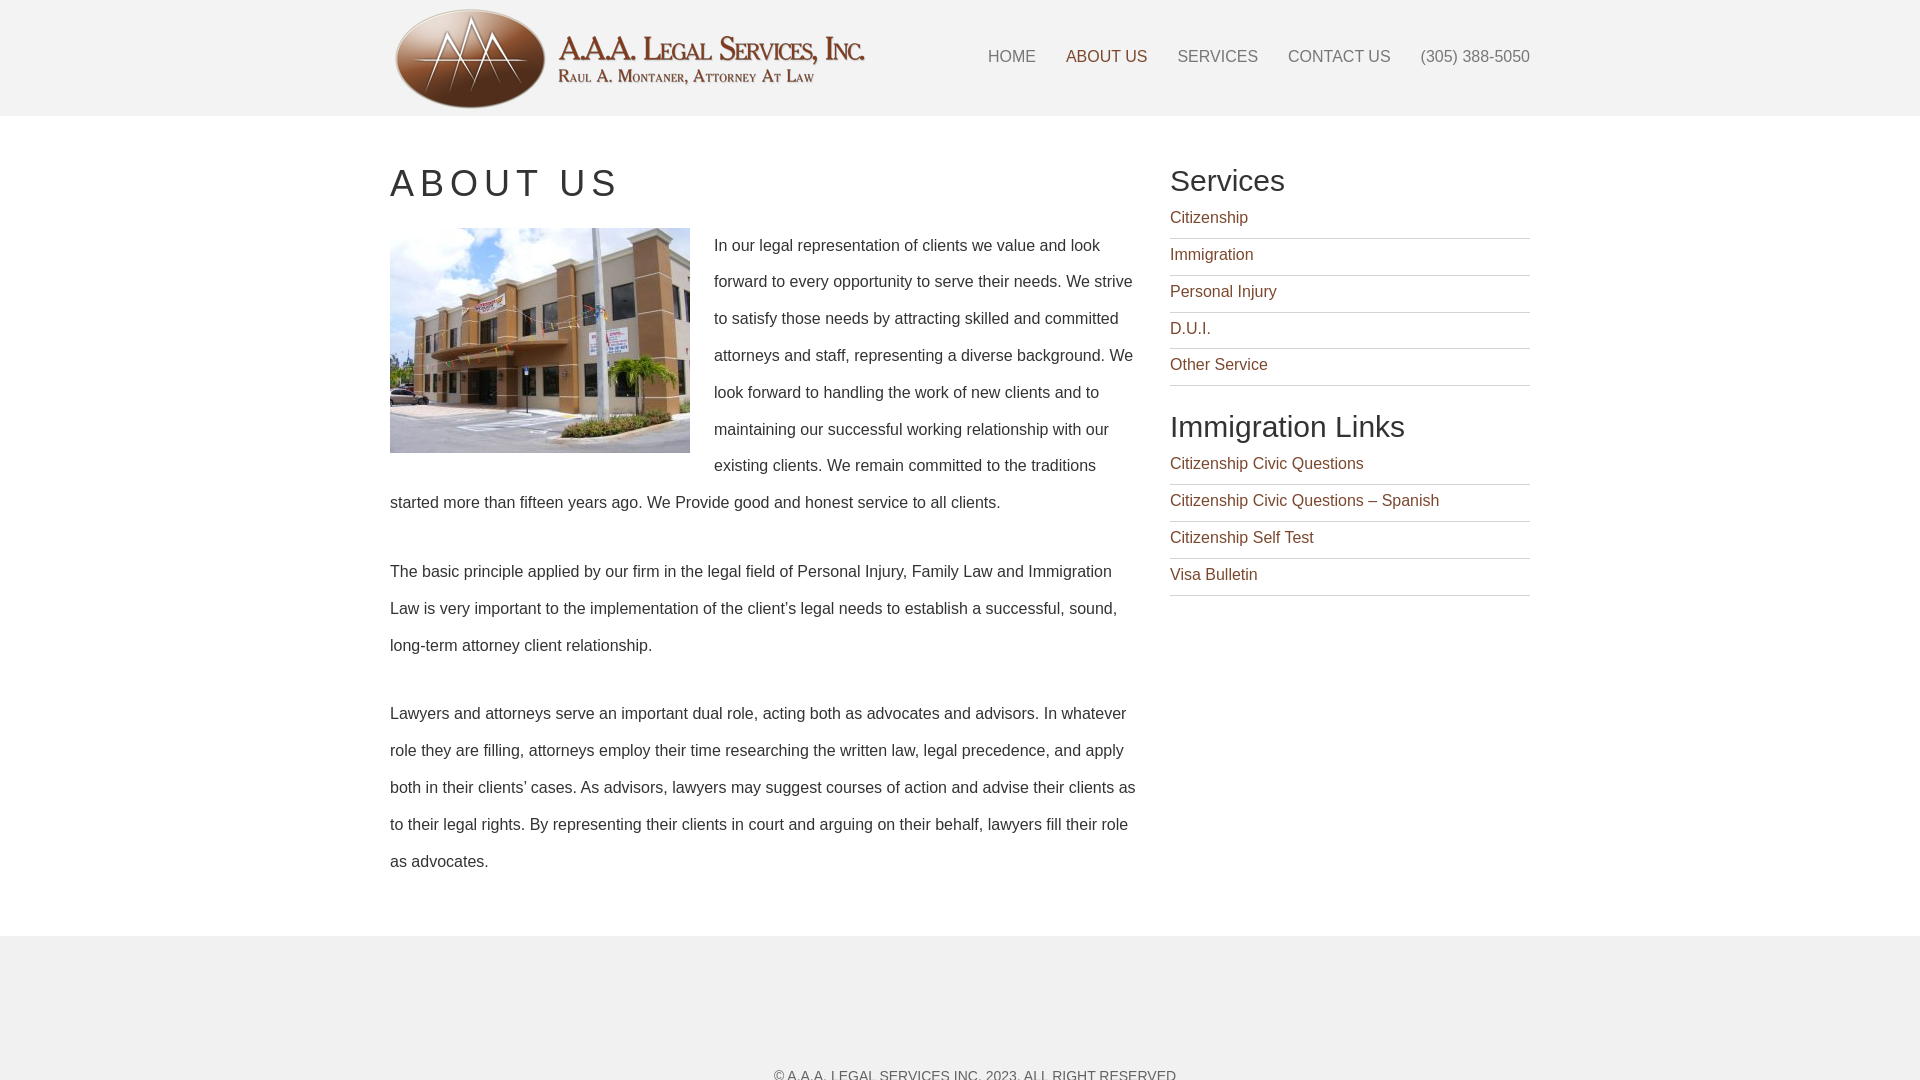  What do you see at coordinates (1170, 536) in the screenshot?
I see `'Citizenship Self Test'` at bounding box center [1170, 536].